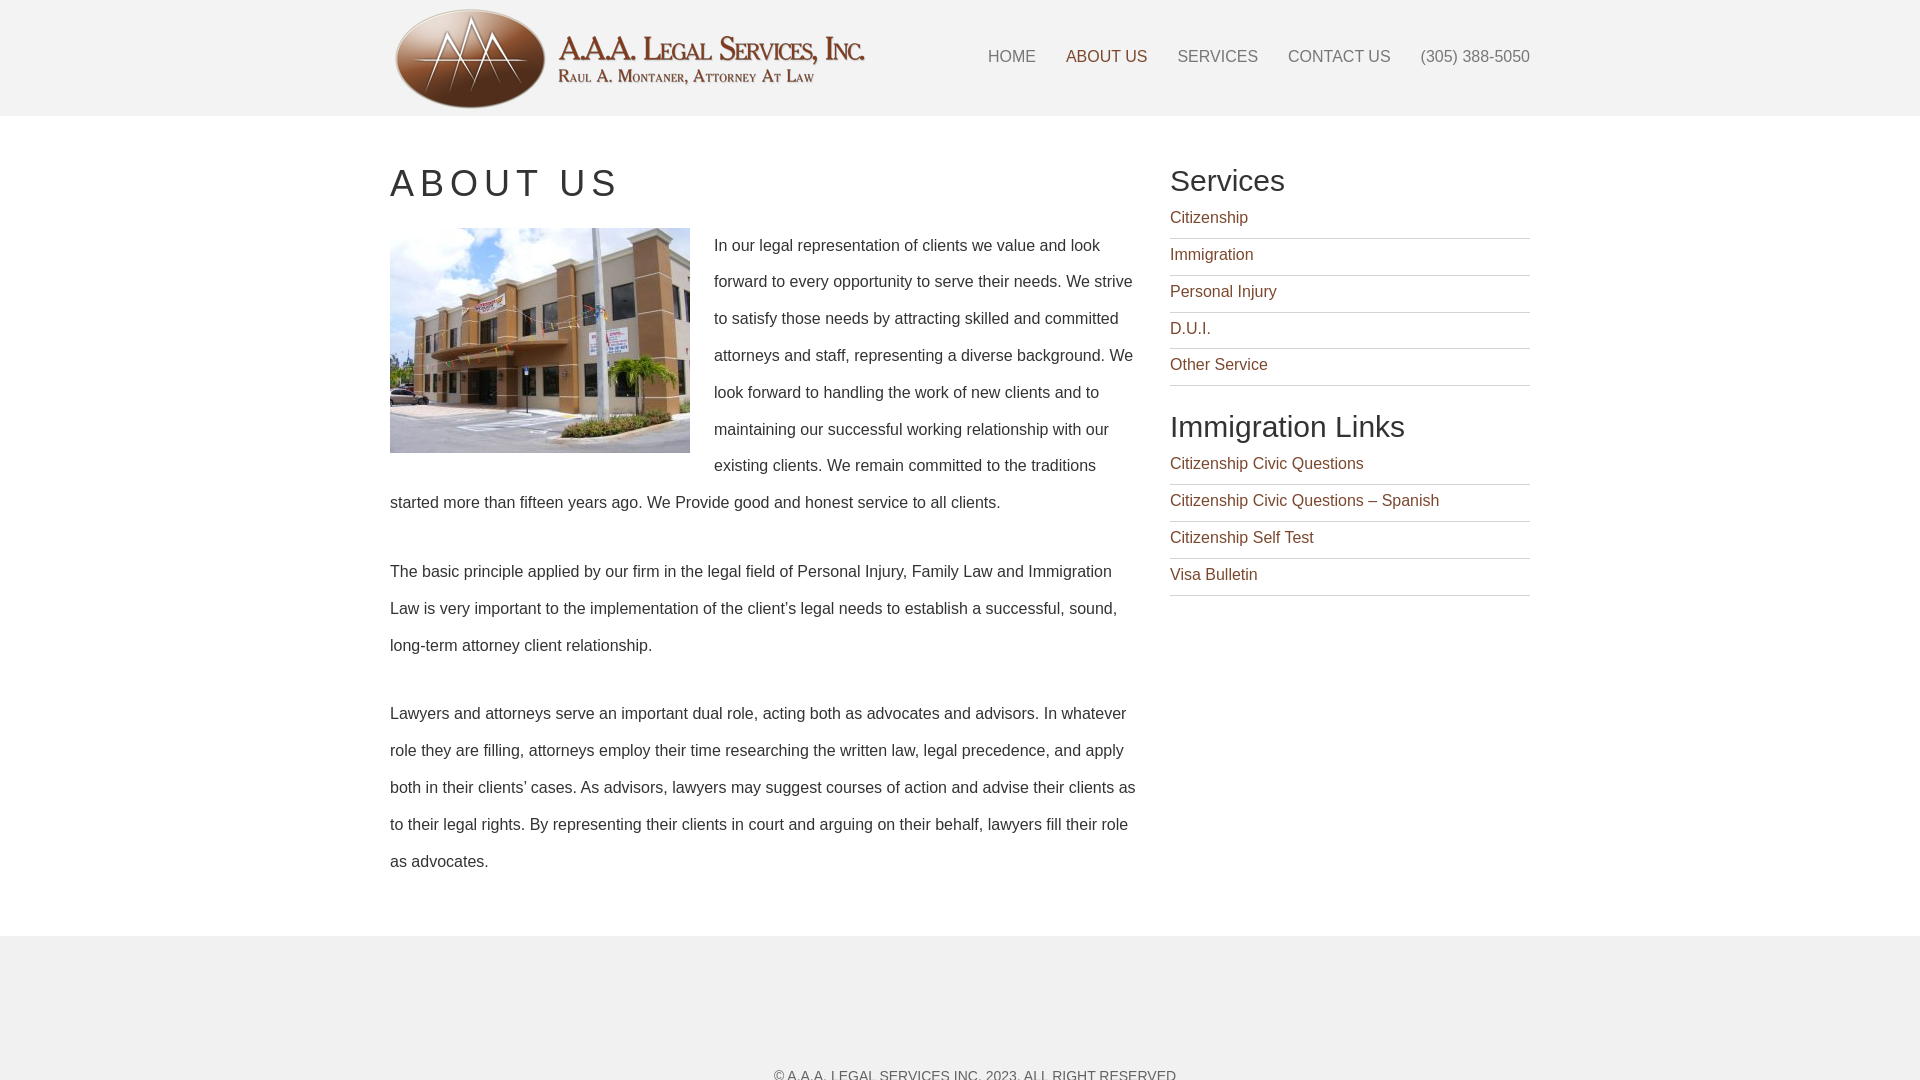  What do you see at coordinates (1170, 536) in the screenshot?
I see `'Citizenship Self Test'` at bounding box center [1170, 536].